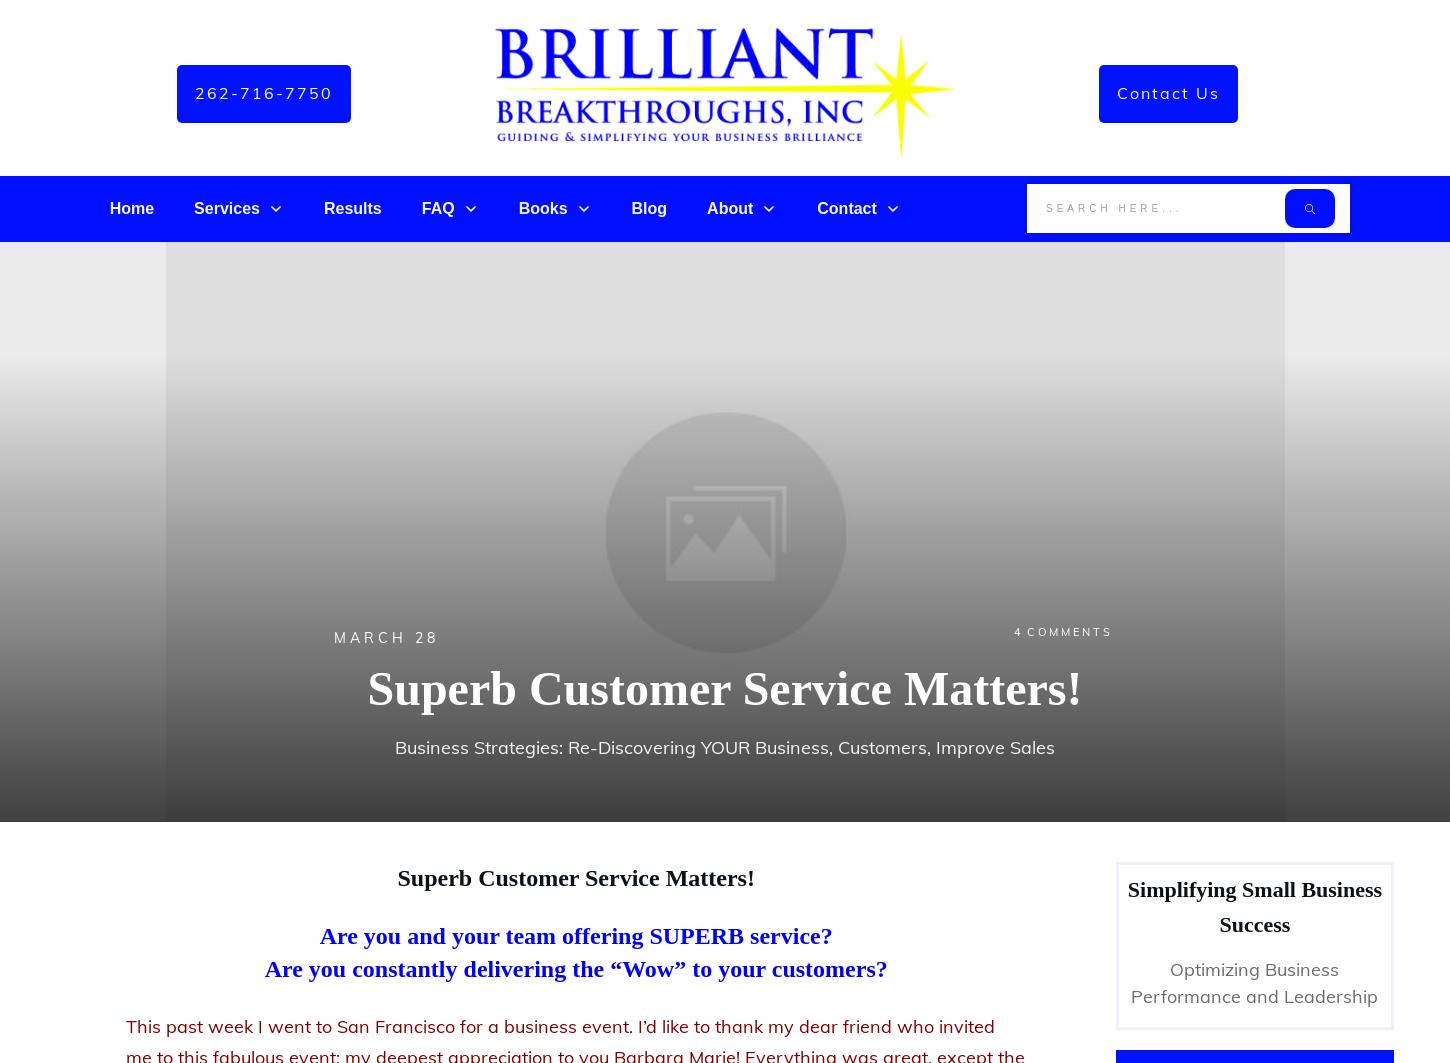 The height and width of the screenshot is (1063, 1450). What do you see at coordinates (1254, 905) in the screenshot?
I see `'Simplifying Small Business Success'` at bounding box center [1254, 905].